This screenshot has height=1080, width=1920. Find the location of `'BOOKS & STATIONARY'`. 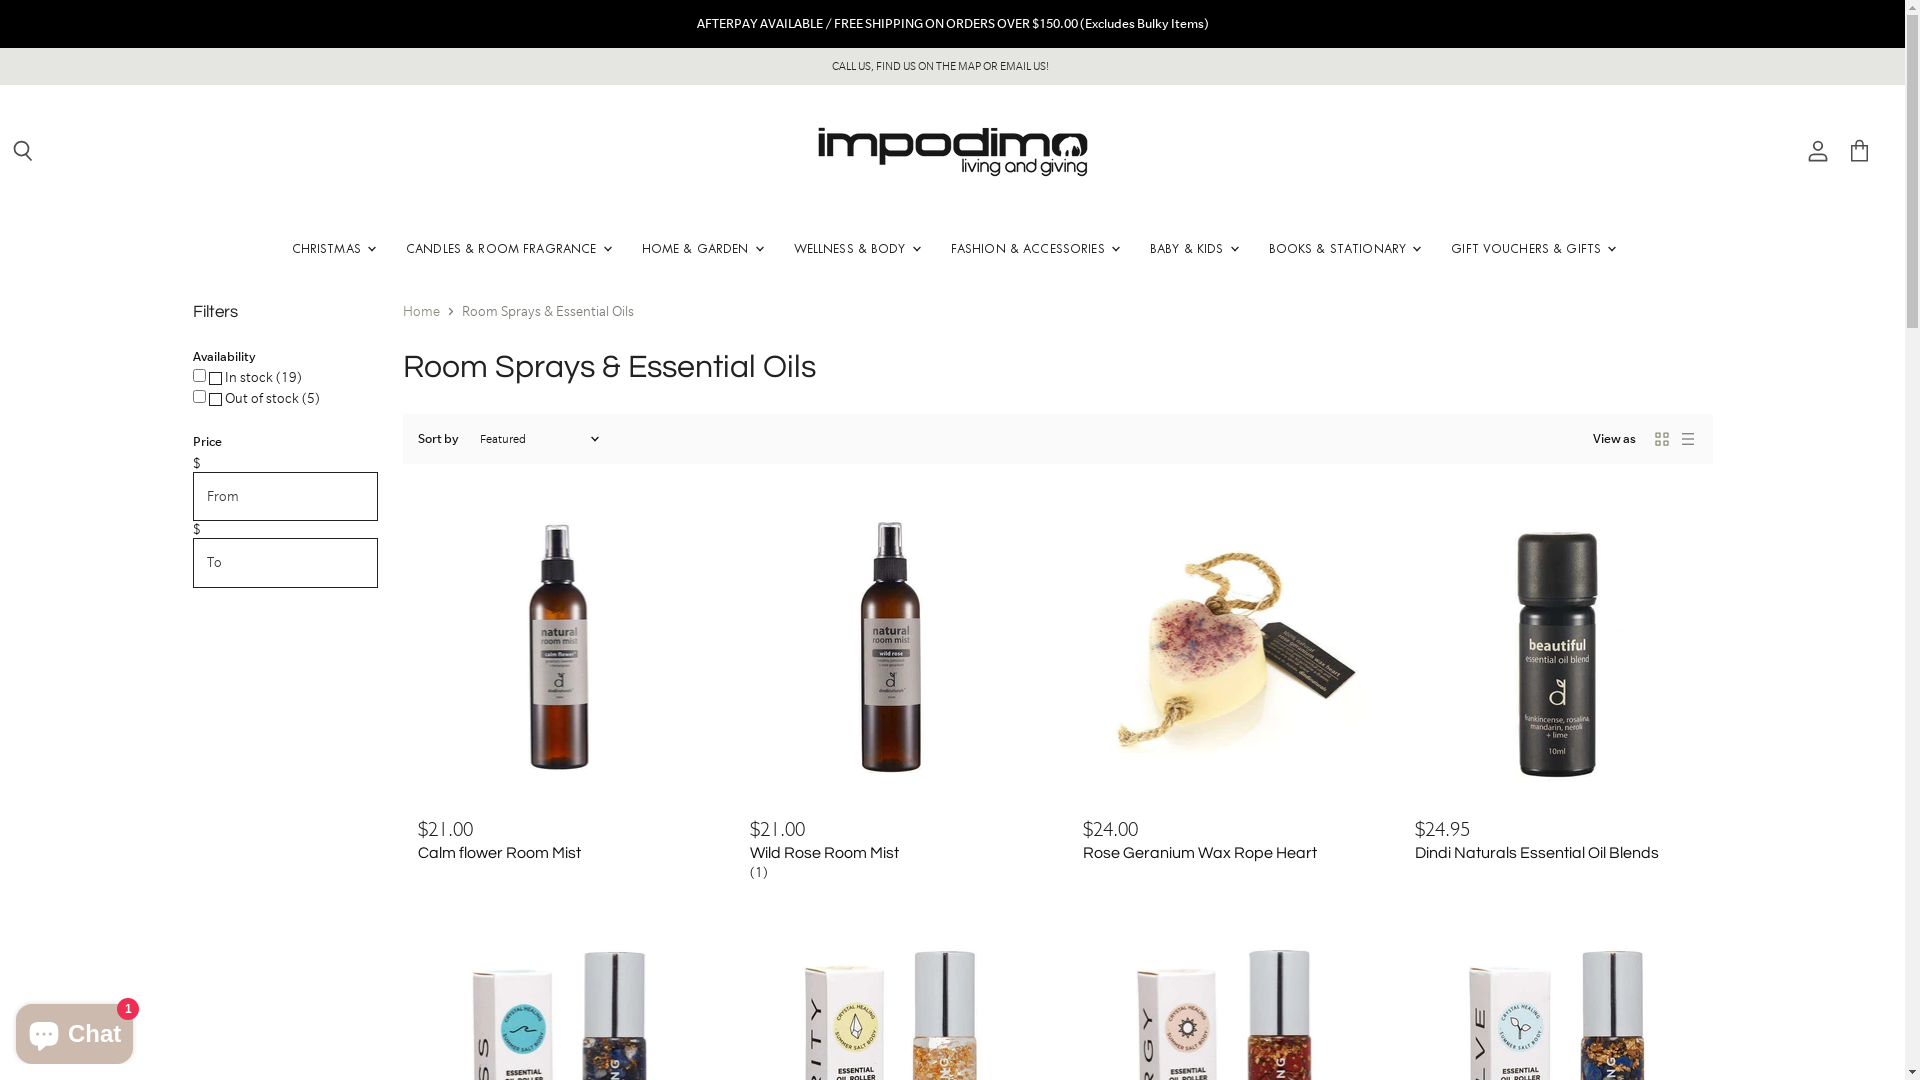

'BOOKS & STATIONARY' is located at coordinates (1344, 247).